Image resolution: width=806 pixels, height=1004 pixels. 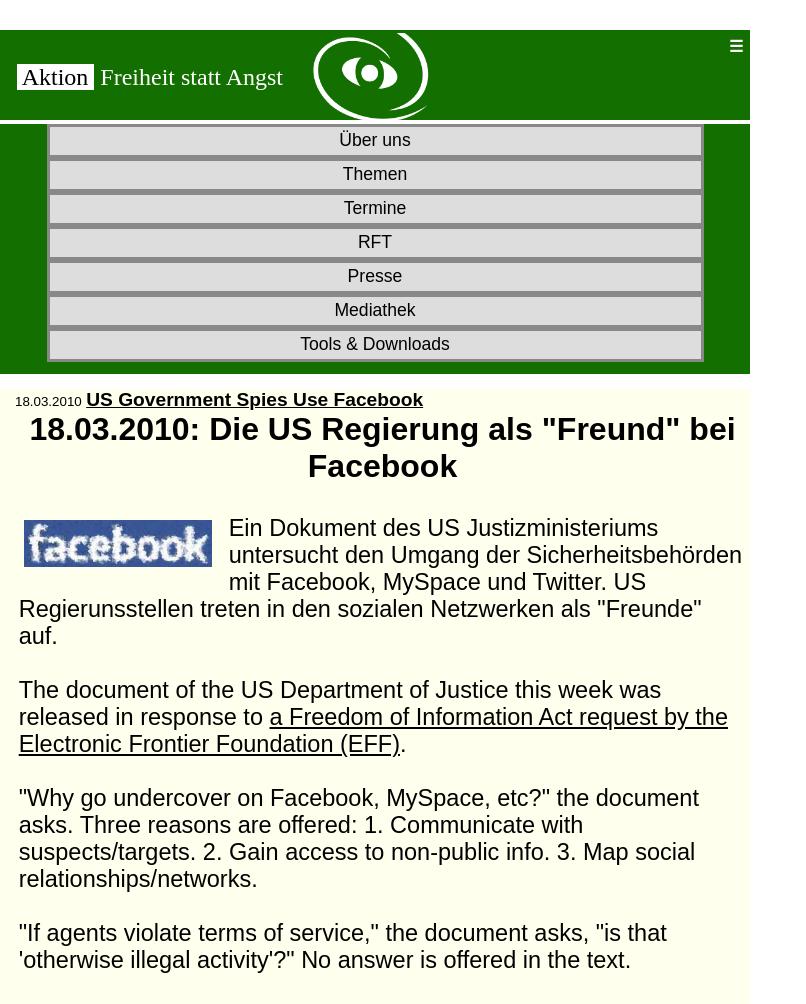 What do you see at coordinates (253, 397) in the screenshot?
I see `'US Government Spies Use Facebook'` at bounding box center [253, 397].